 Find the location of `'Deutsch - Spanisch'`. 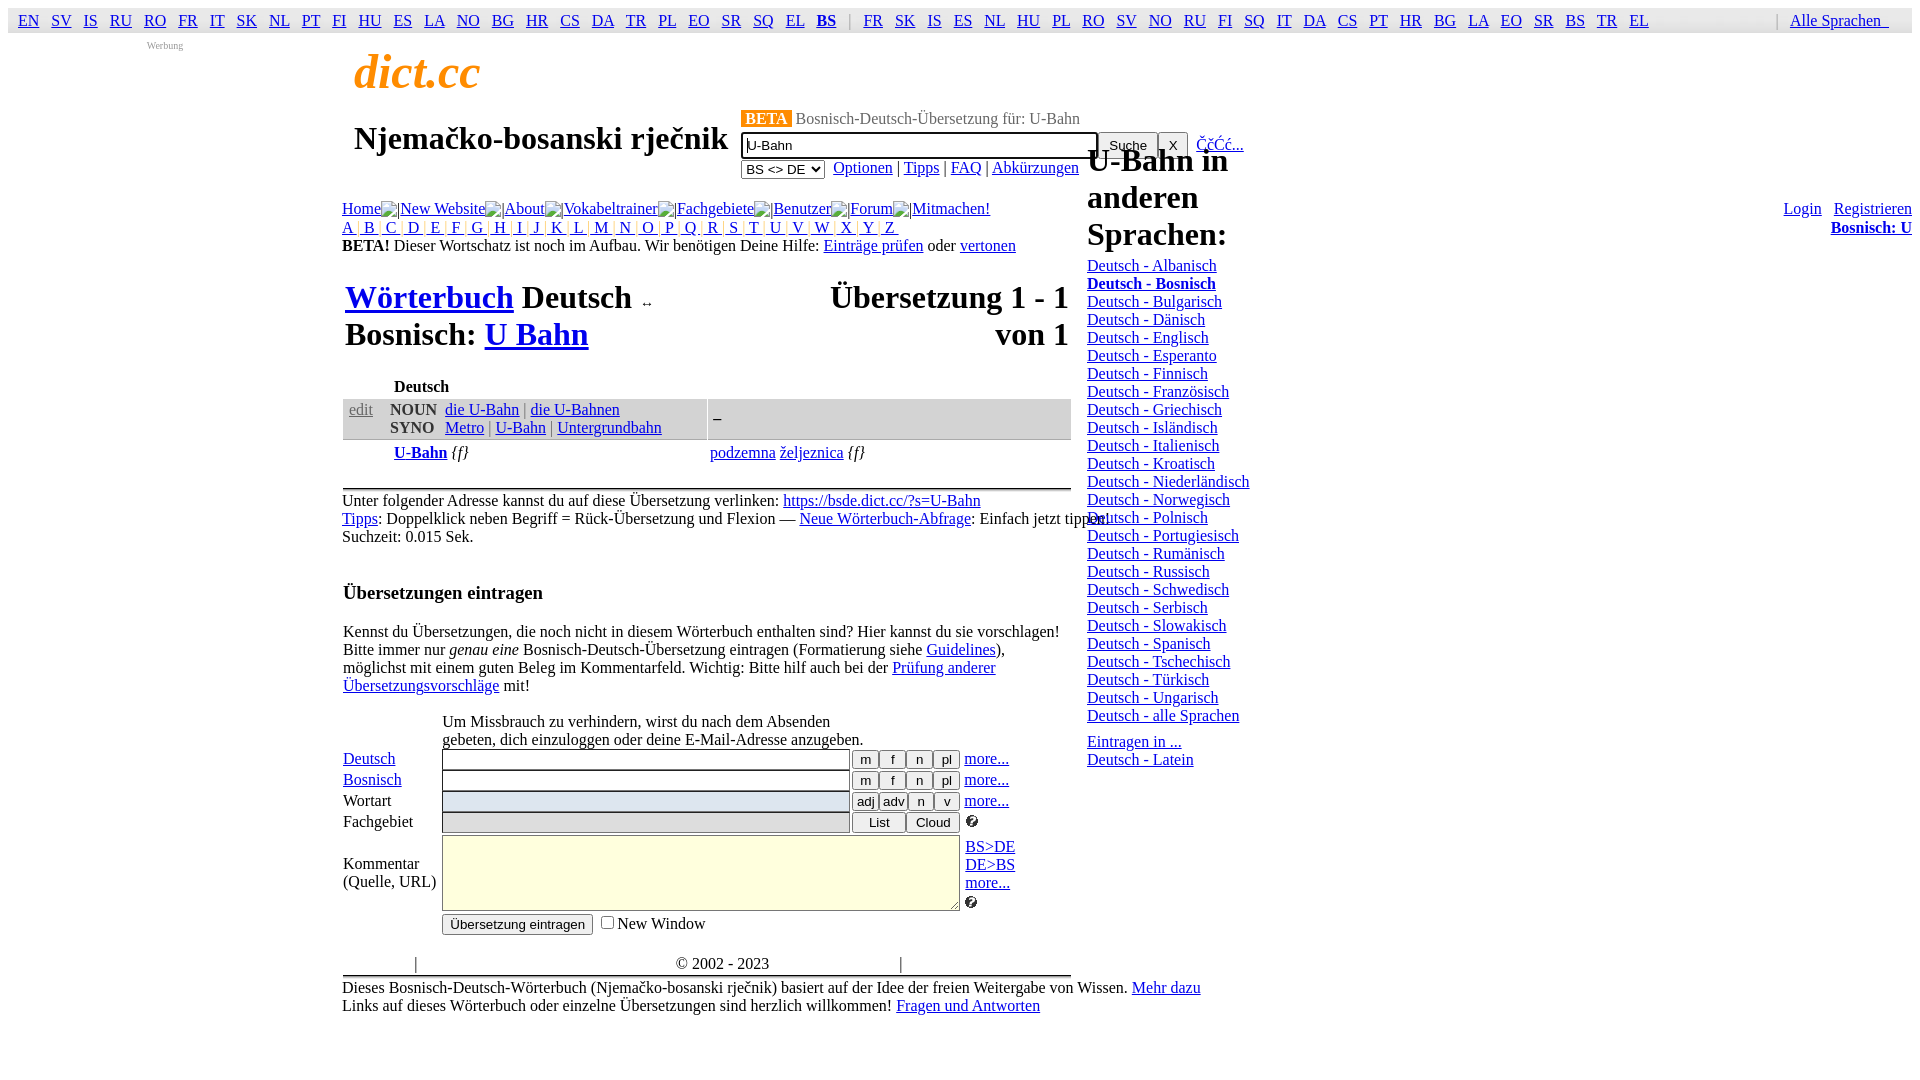

'Deutsch - Spanisch' is located at coordinates (1085, 643).